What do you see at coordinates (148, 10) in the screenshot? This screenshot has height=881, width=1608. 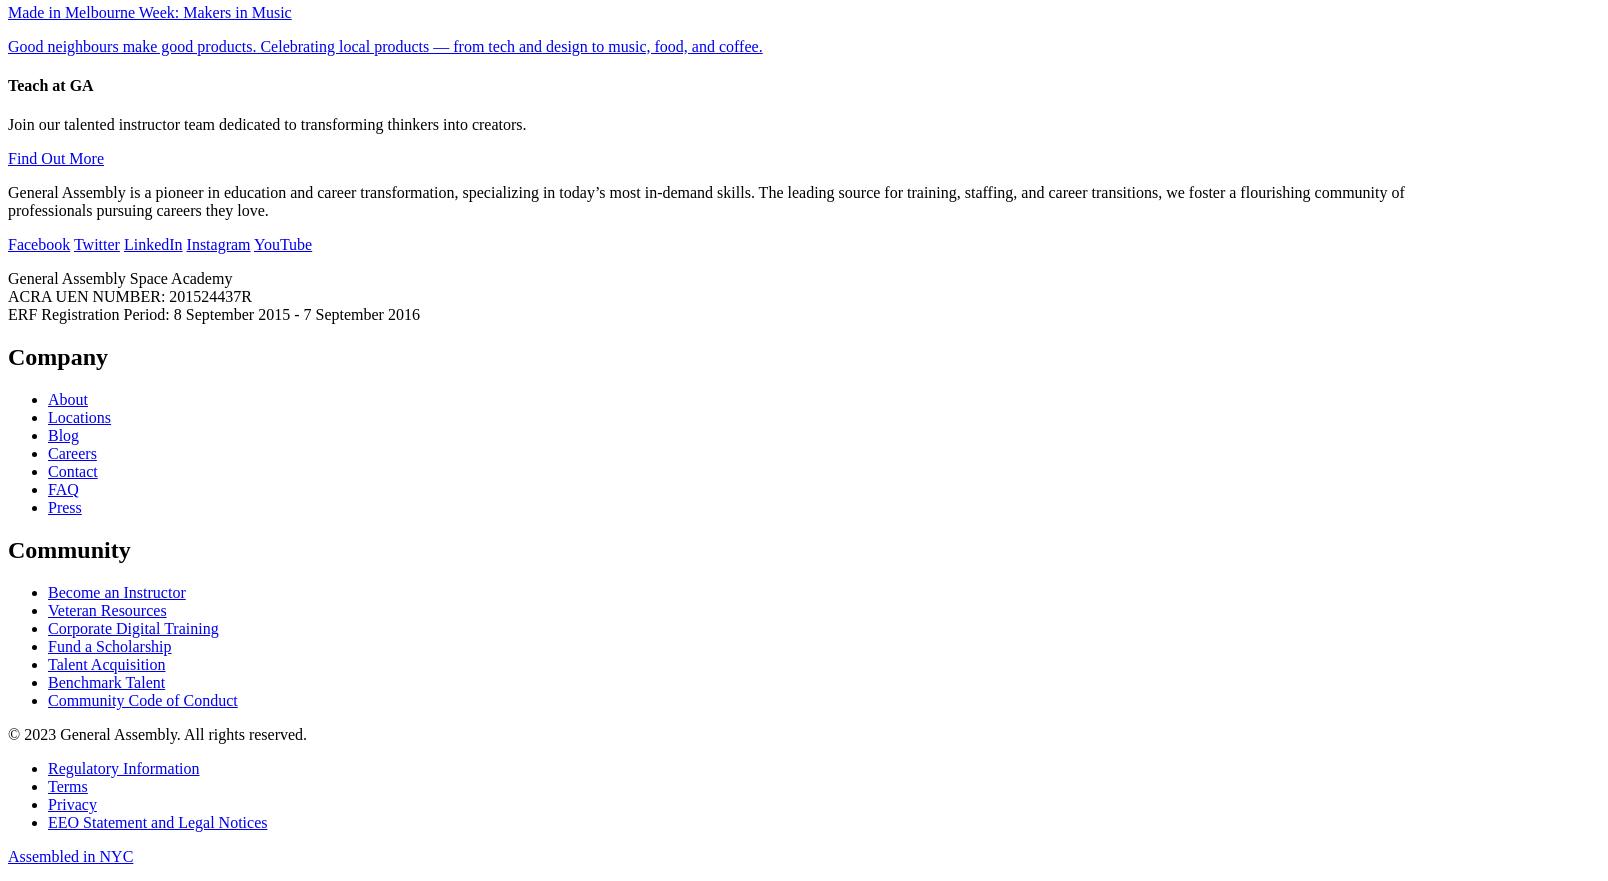 I see `'Made in Melbourne Week: Makers in Music'` at bounding box center [148, 10].